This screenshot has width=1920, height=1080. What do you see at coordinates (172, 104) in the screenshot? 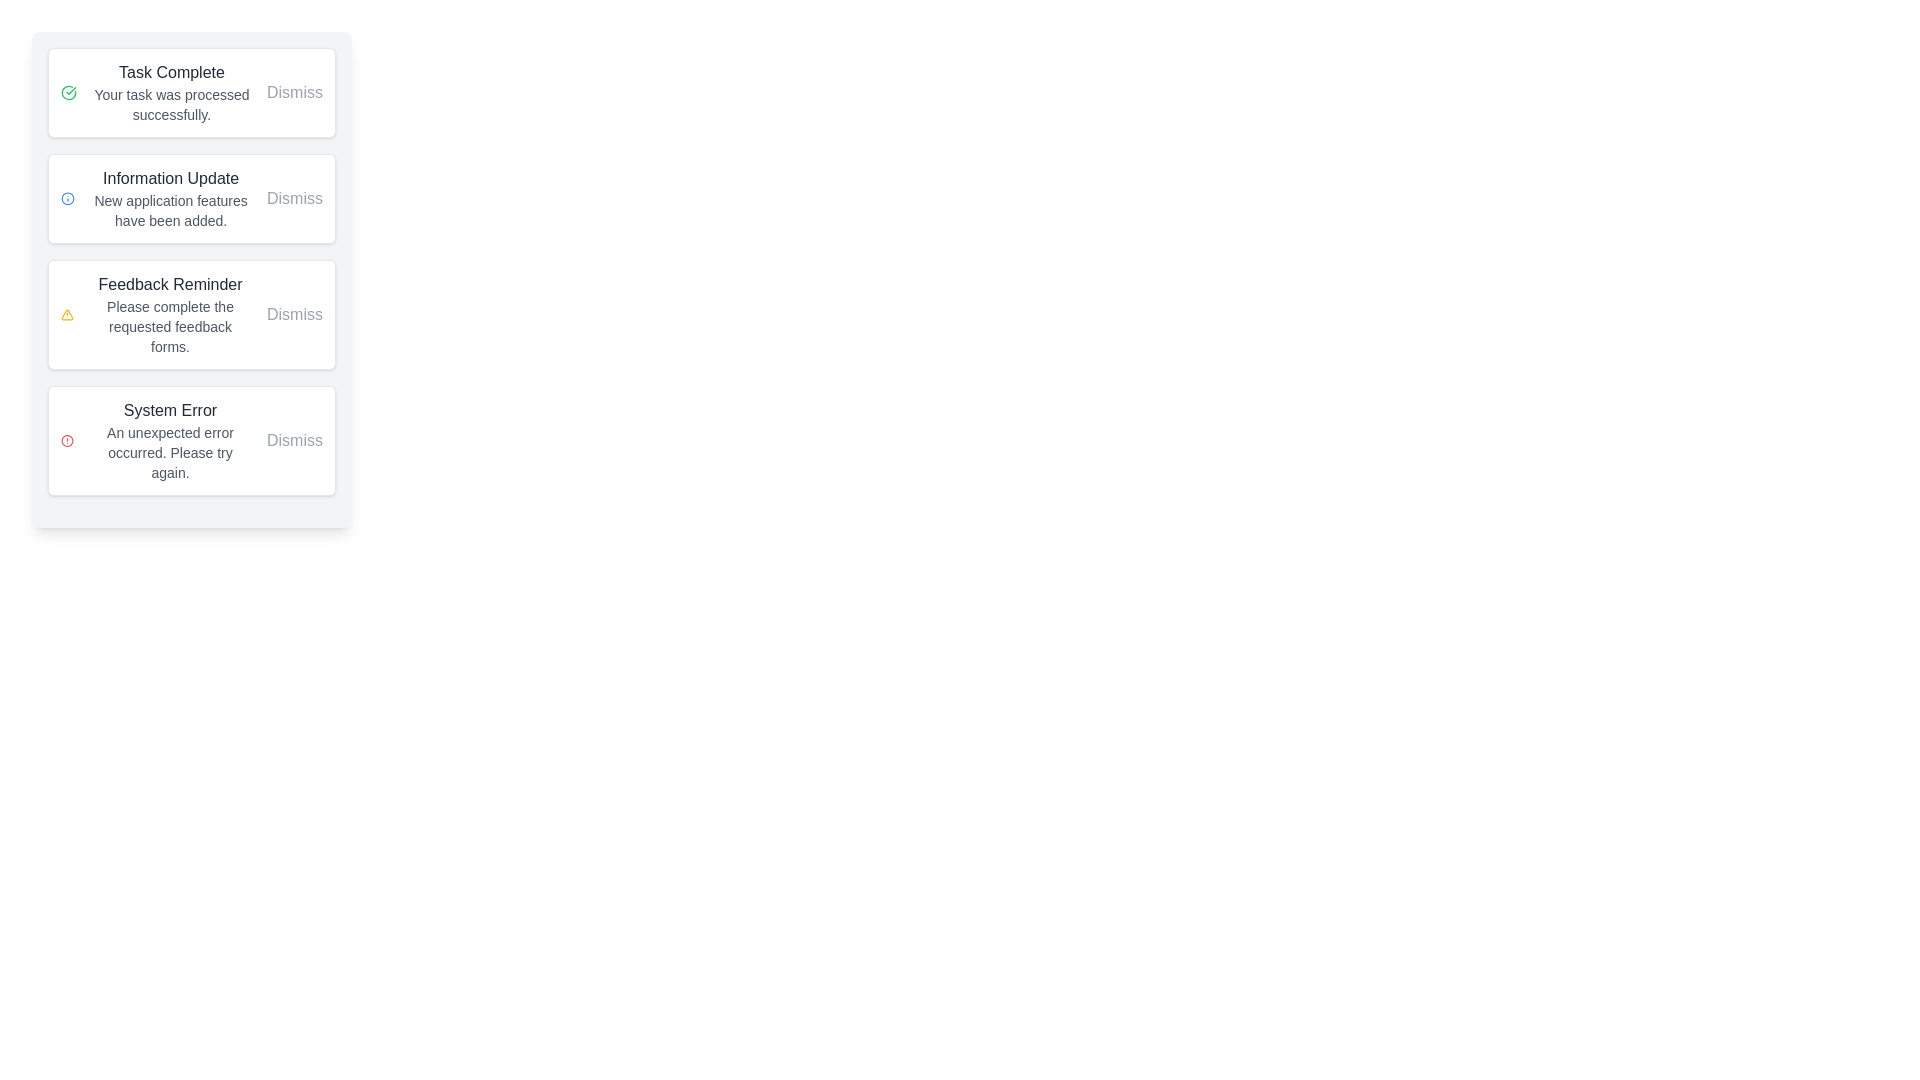
I see `the static text that reads 'Your task was processed successfully.' positioned below the bold text 'Task Complete.'` at bounding box center [172, 104].